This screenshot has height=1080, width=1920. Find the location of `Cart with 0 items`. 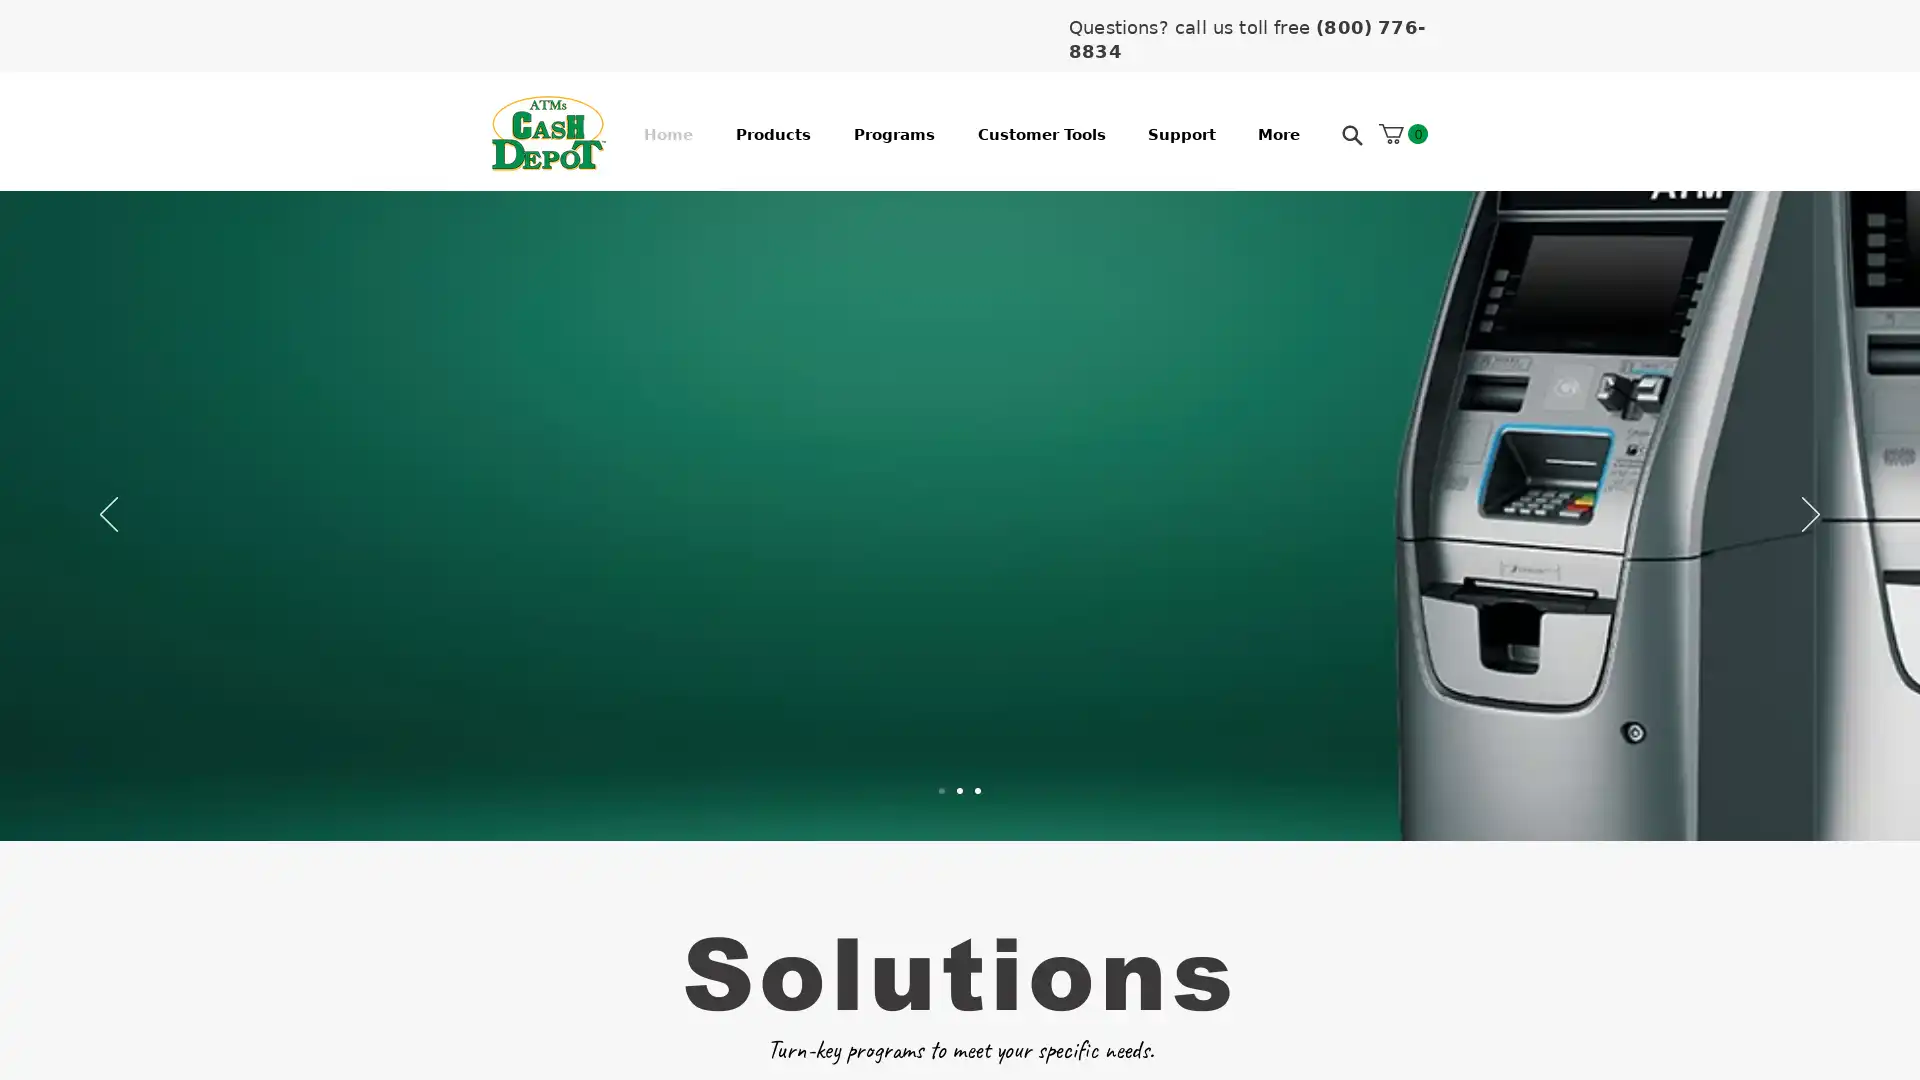

Cart with 0 items is located at coordinates (1402, 133).